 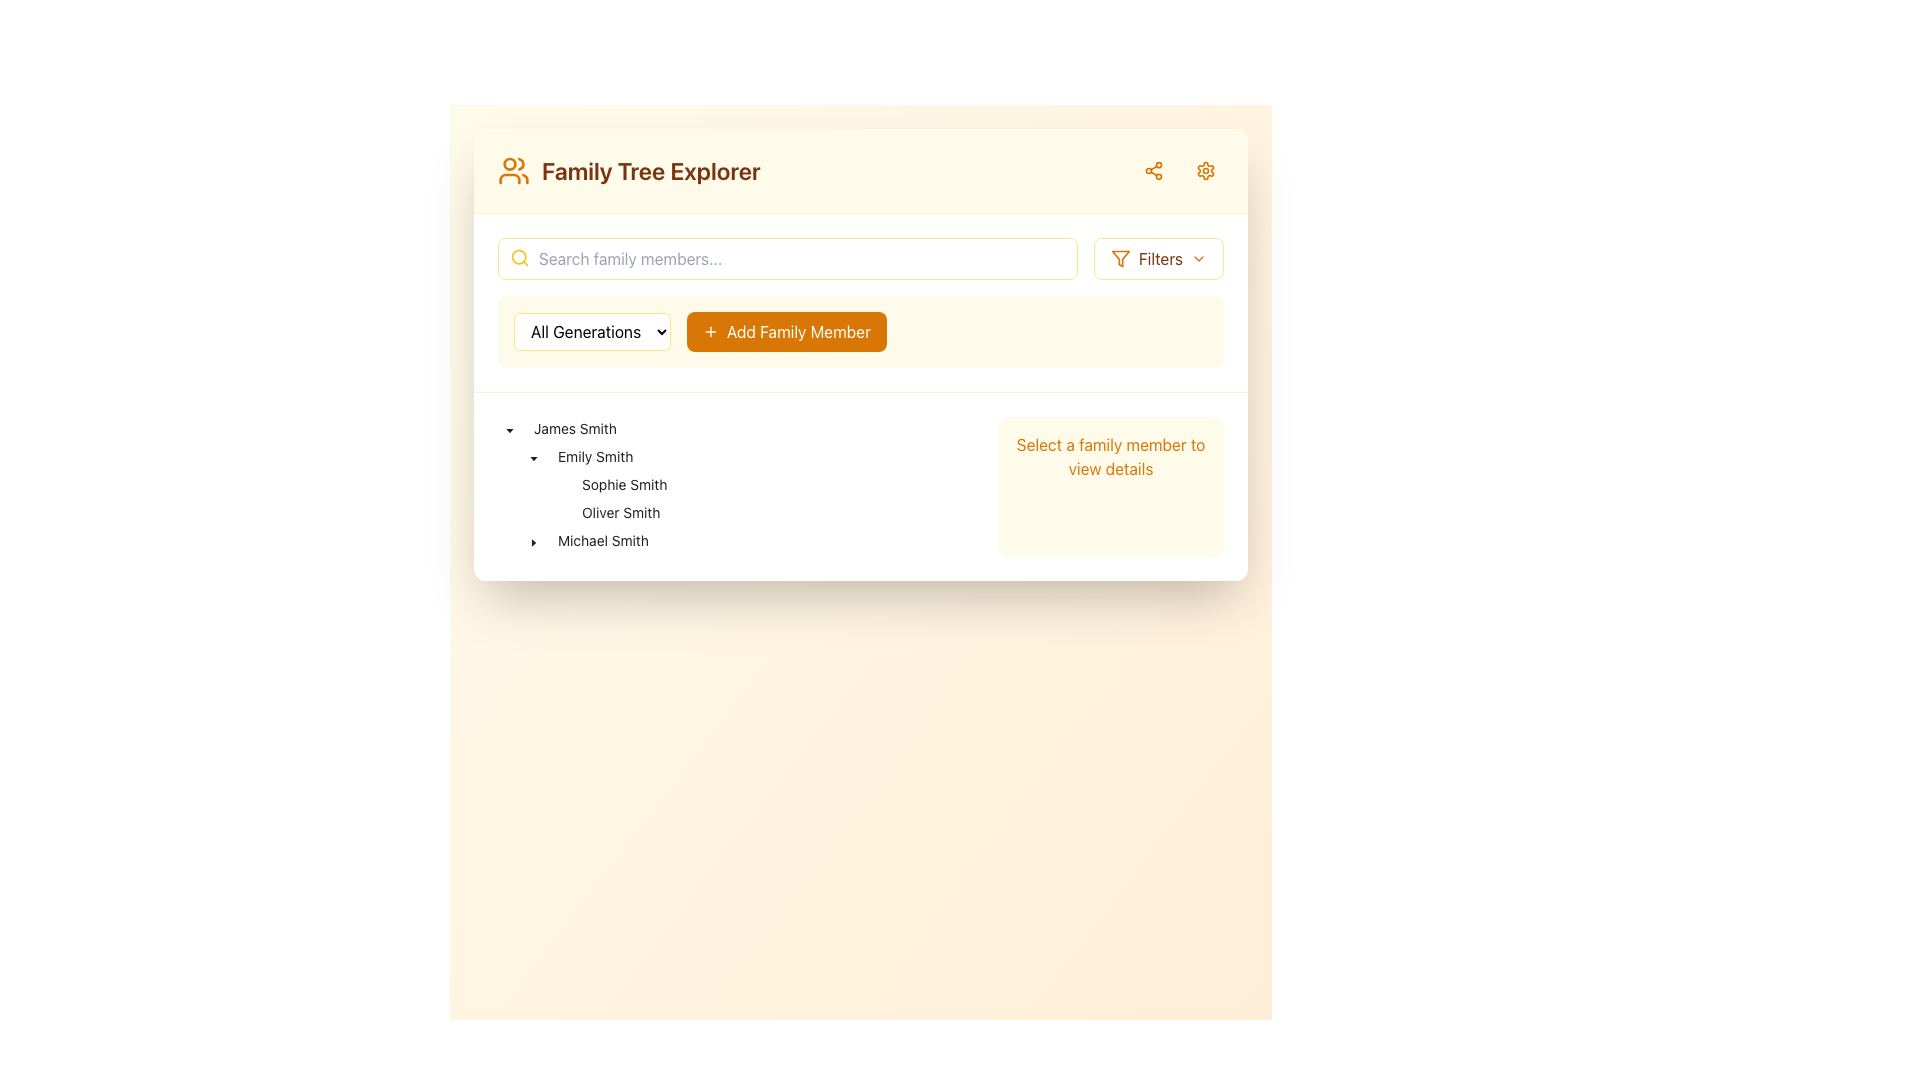 What do you see at coordinates (710, 330) in the screenshot?
I see `the small plus sign icon within the 'Add Family Member' button located below the 'All Generations' dropdown menu` at bounding box center [710, 330].